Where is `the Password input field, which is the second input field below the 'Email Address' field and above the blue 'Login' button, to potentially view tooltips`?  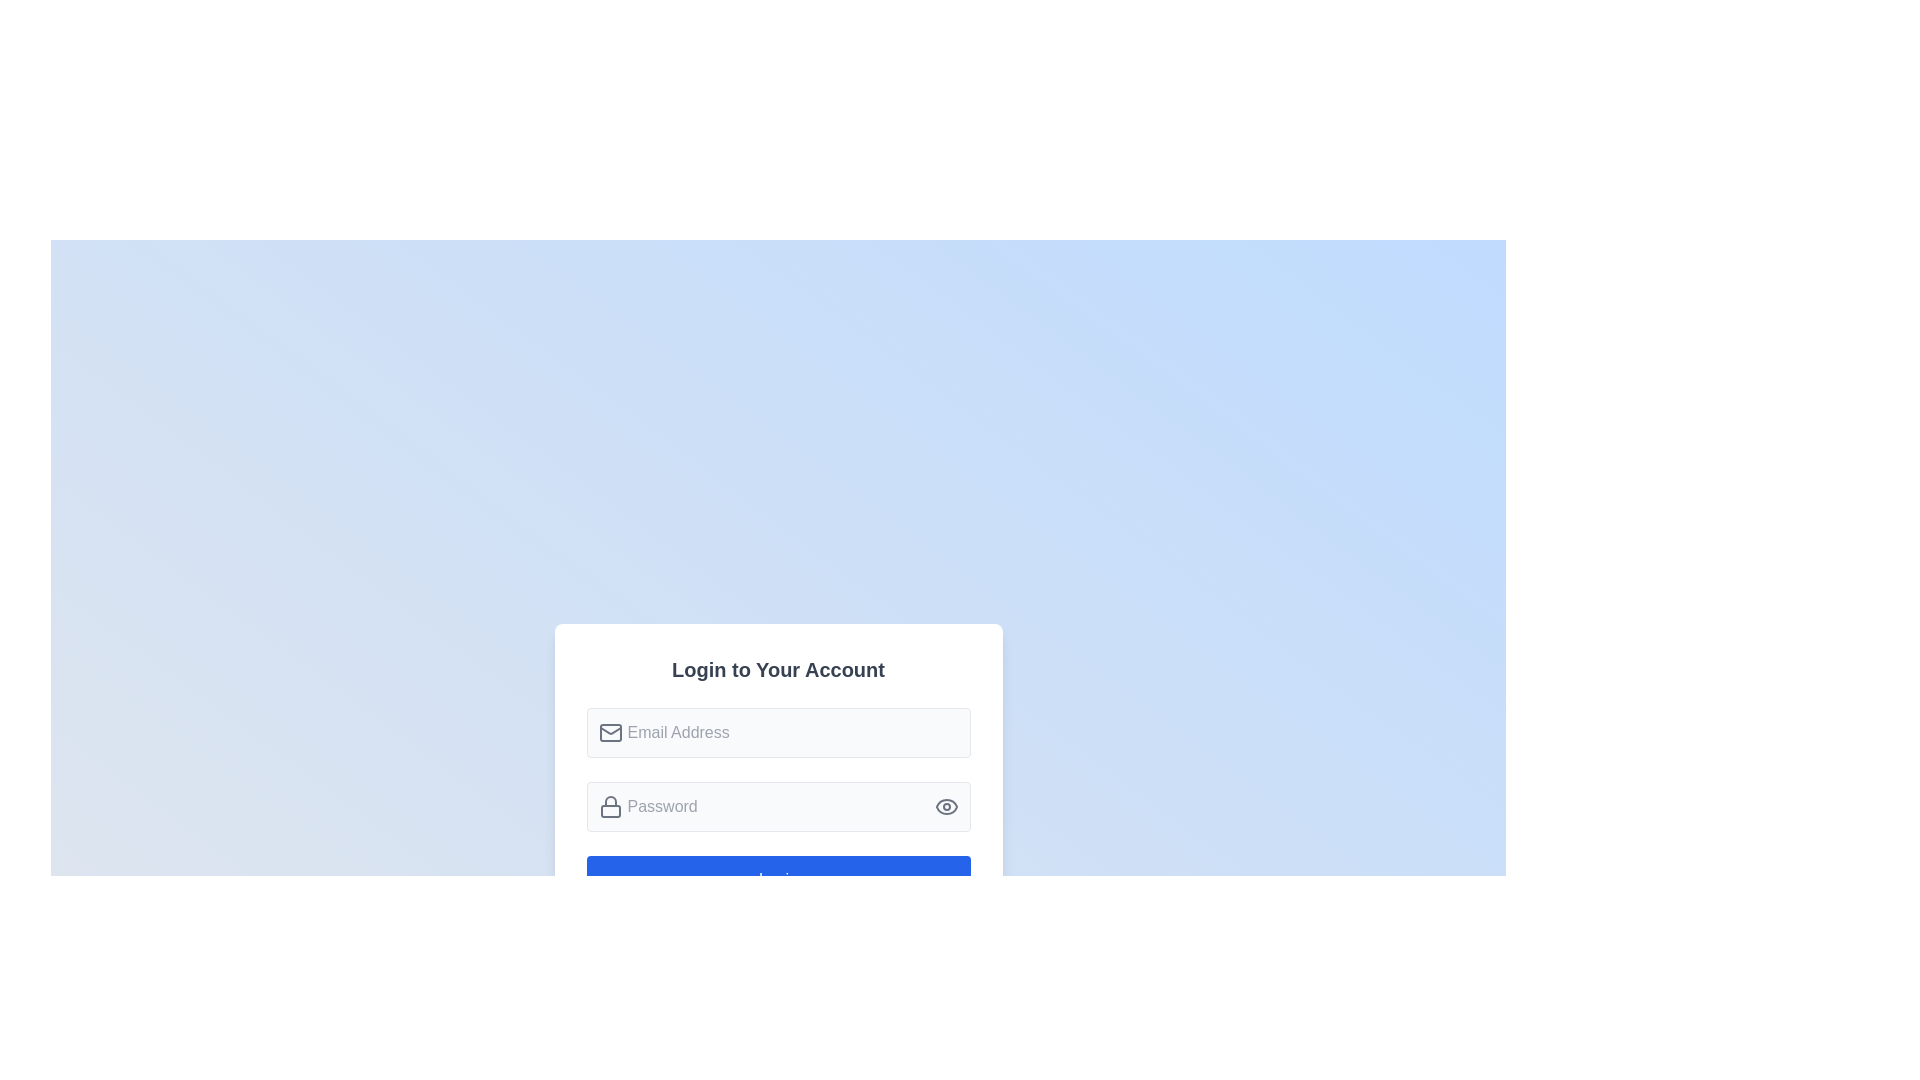 the Password input field, which is the second input field below the 'Email Address' field and above the blue 'Login' button, to potentially view tooltips is located at coordinates (777, 805).